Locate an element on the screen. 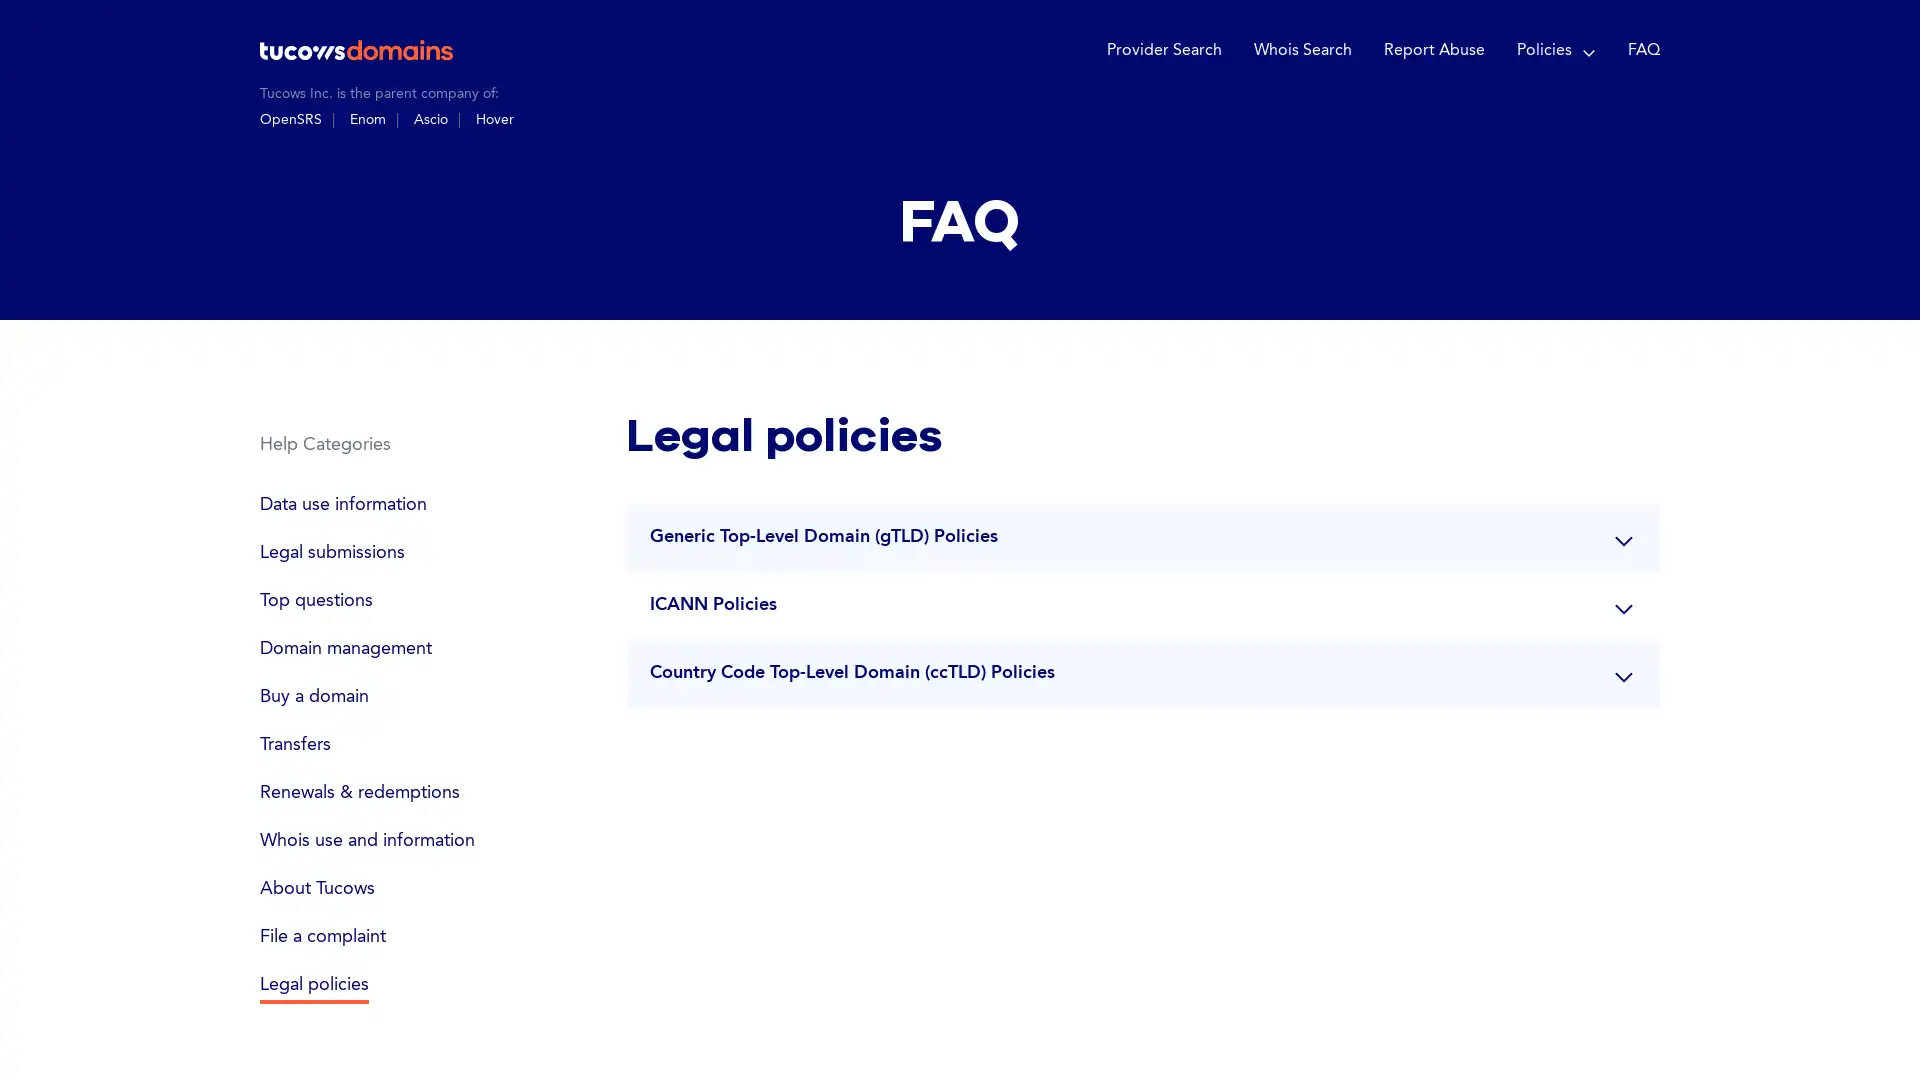 Image resolution: width=1920 pixels, height=1080 pixels. Generic Top-Level Domain (gTLD) Policies is located at coordinates (1142, 535).